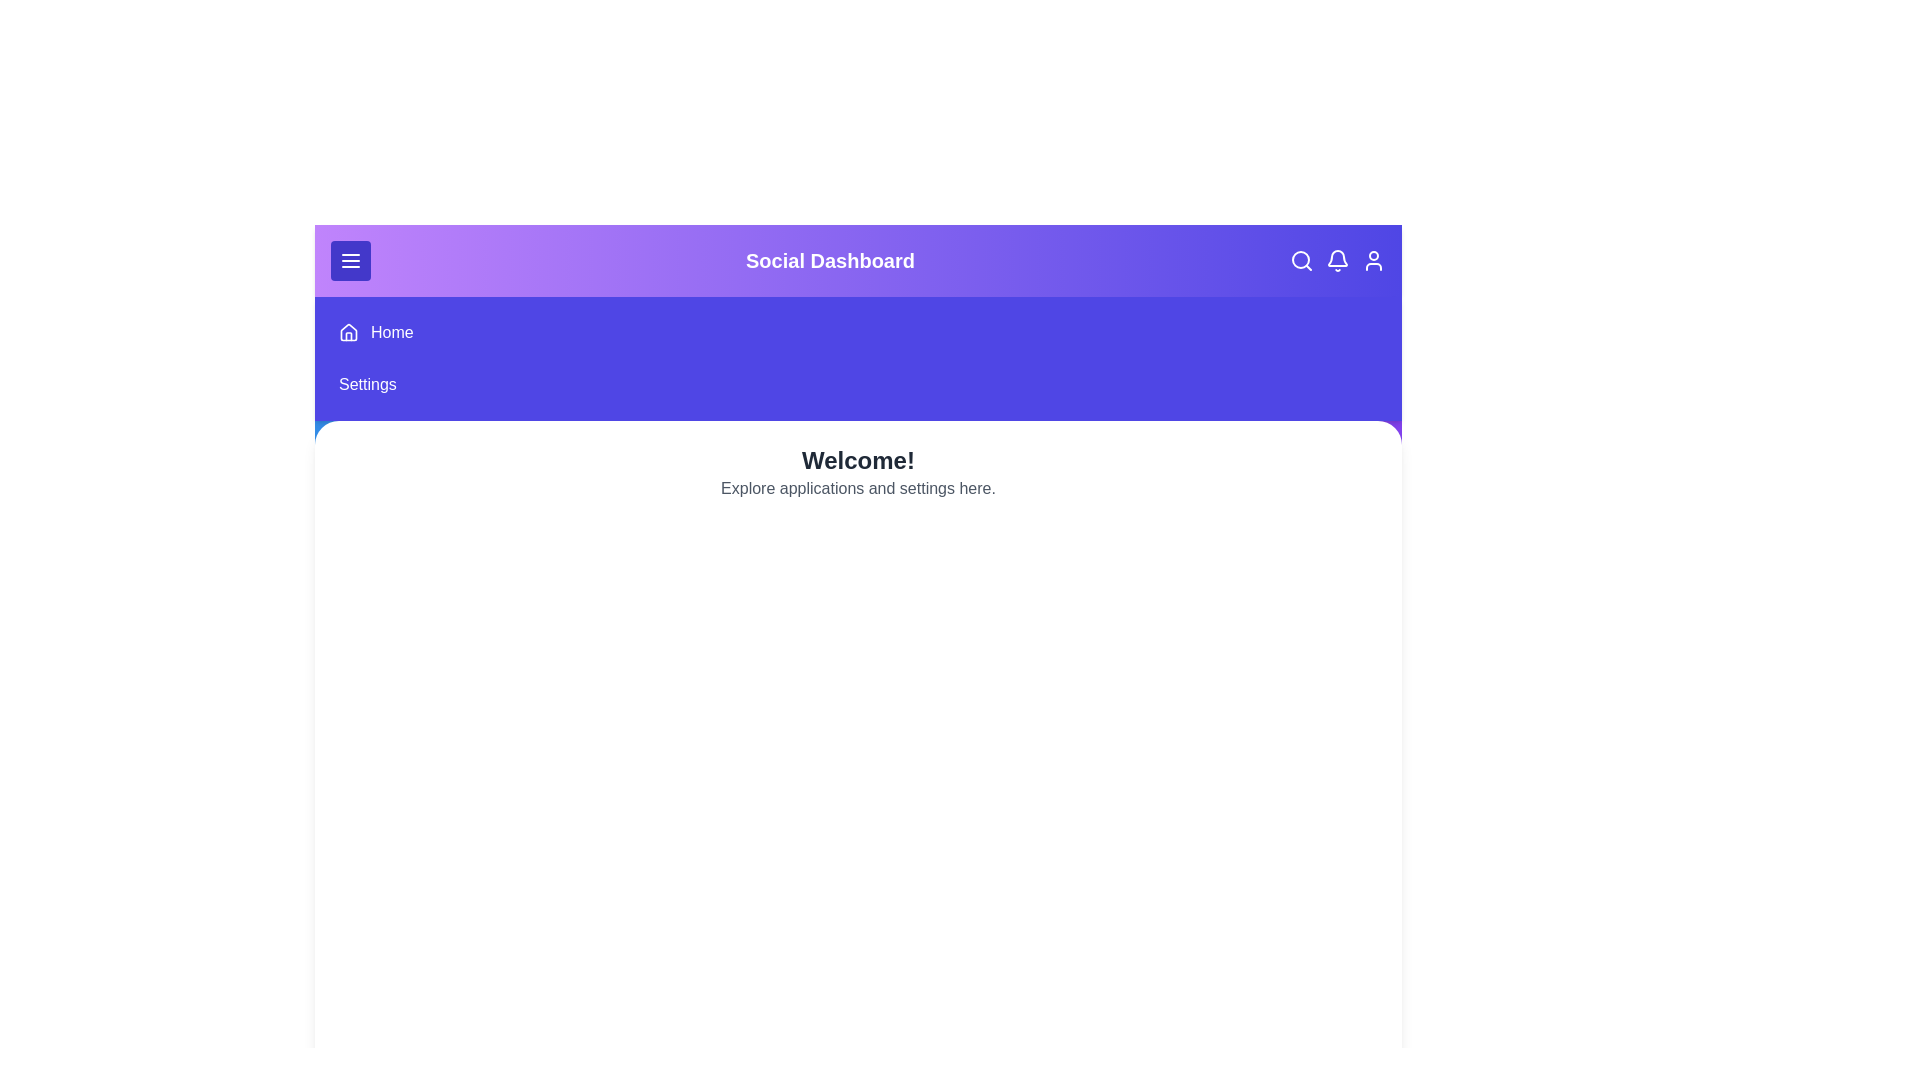 This screenshot has height=1080, width=1920. I want to click on the 'Home' link to navigate to the 'Home' section, so click(392, 331).